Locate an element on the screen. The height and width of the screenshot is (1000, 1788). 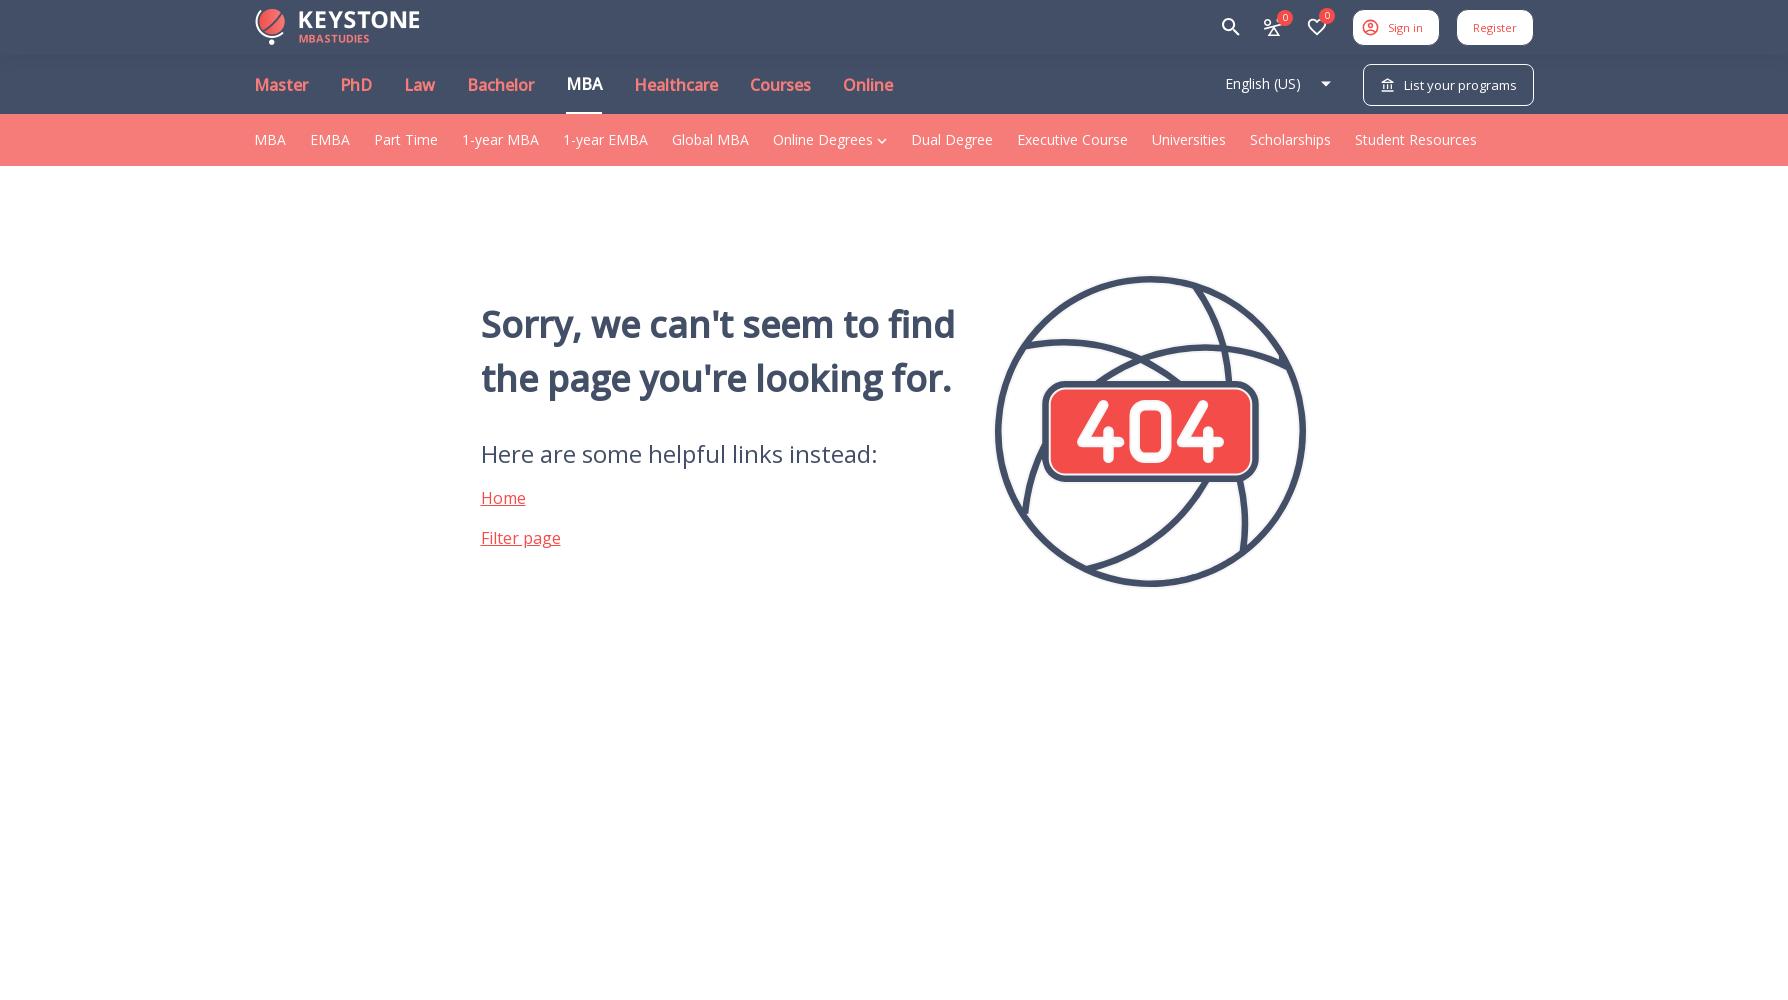
'Master' is located at coordinates (280, 84).